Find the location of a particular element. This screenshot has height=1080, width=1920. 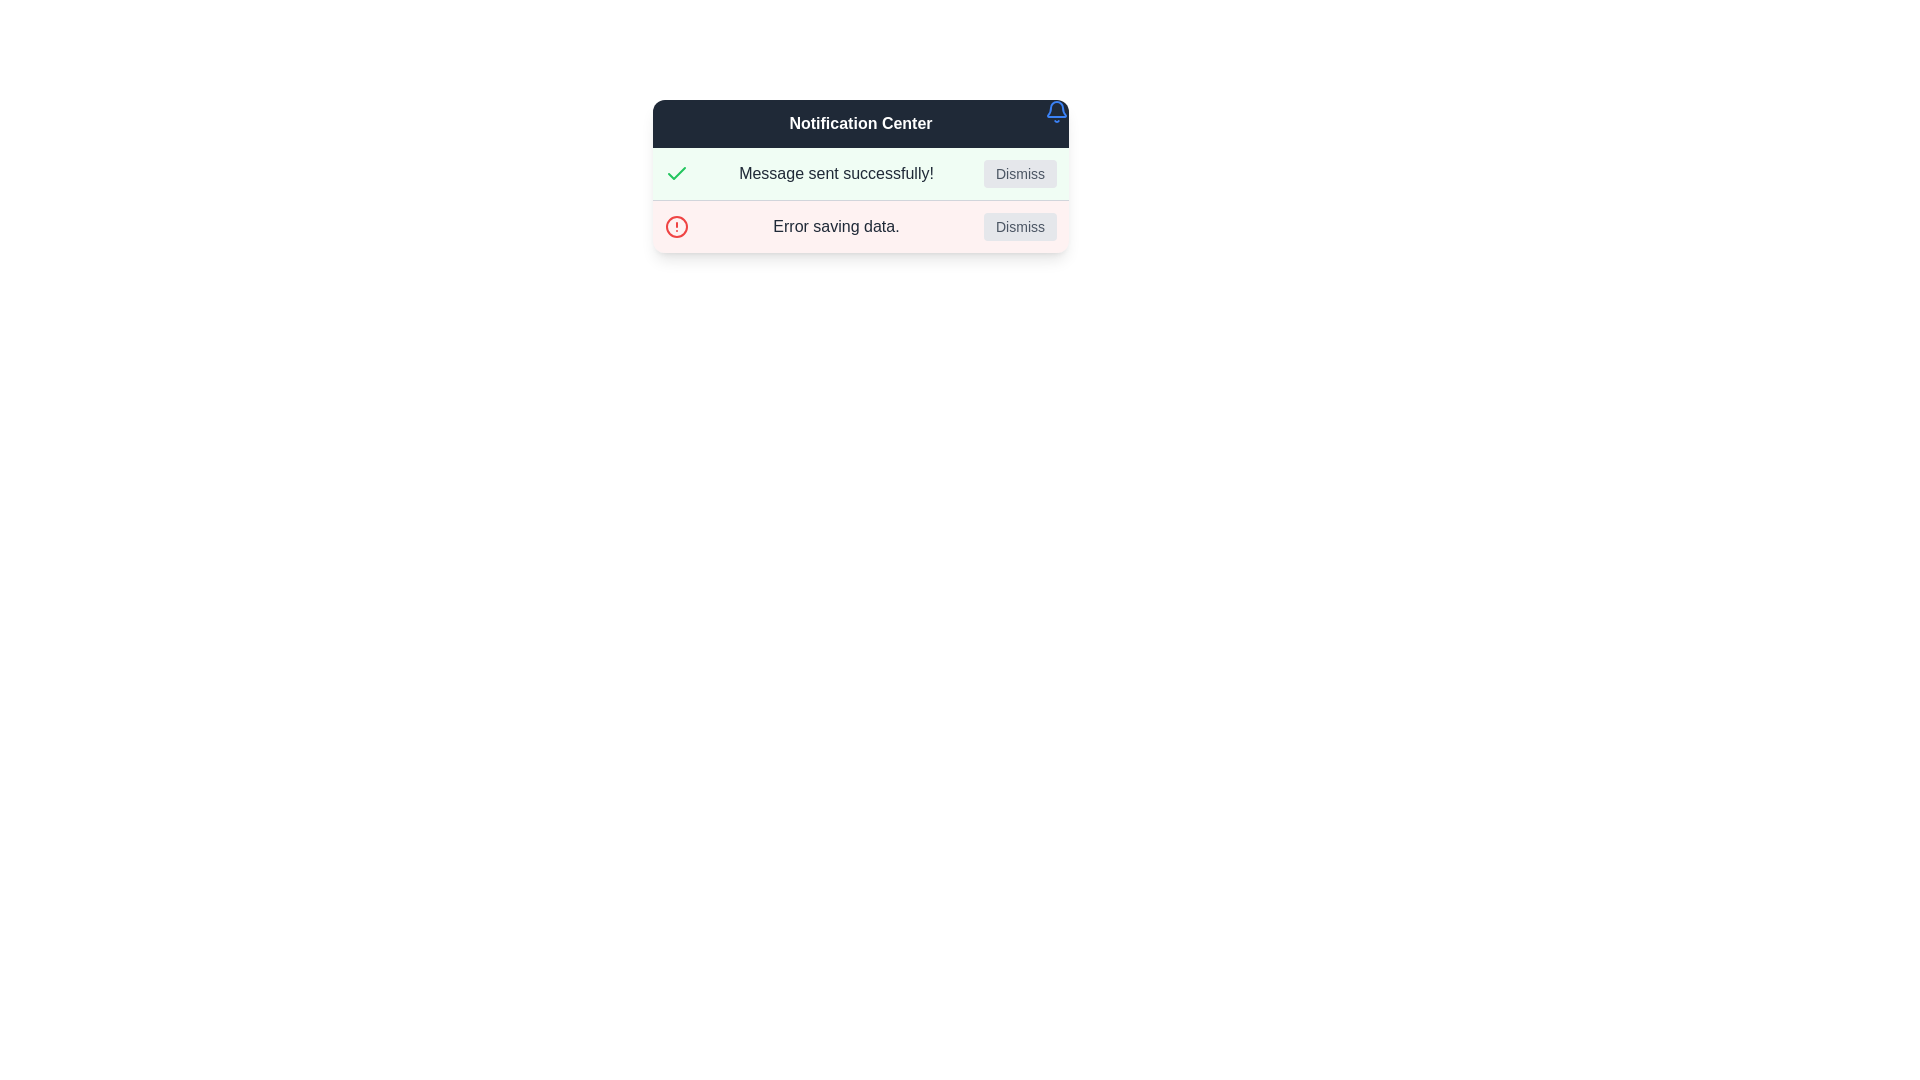

the green checkmark icon representing successful actions, located to the left of the text 'Message sent successfully!' in the notification box is located at coordinates (676, 172).